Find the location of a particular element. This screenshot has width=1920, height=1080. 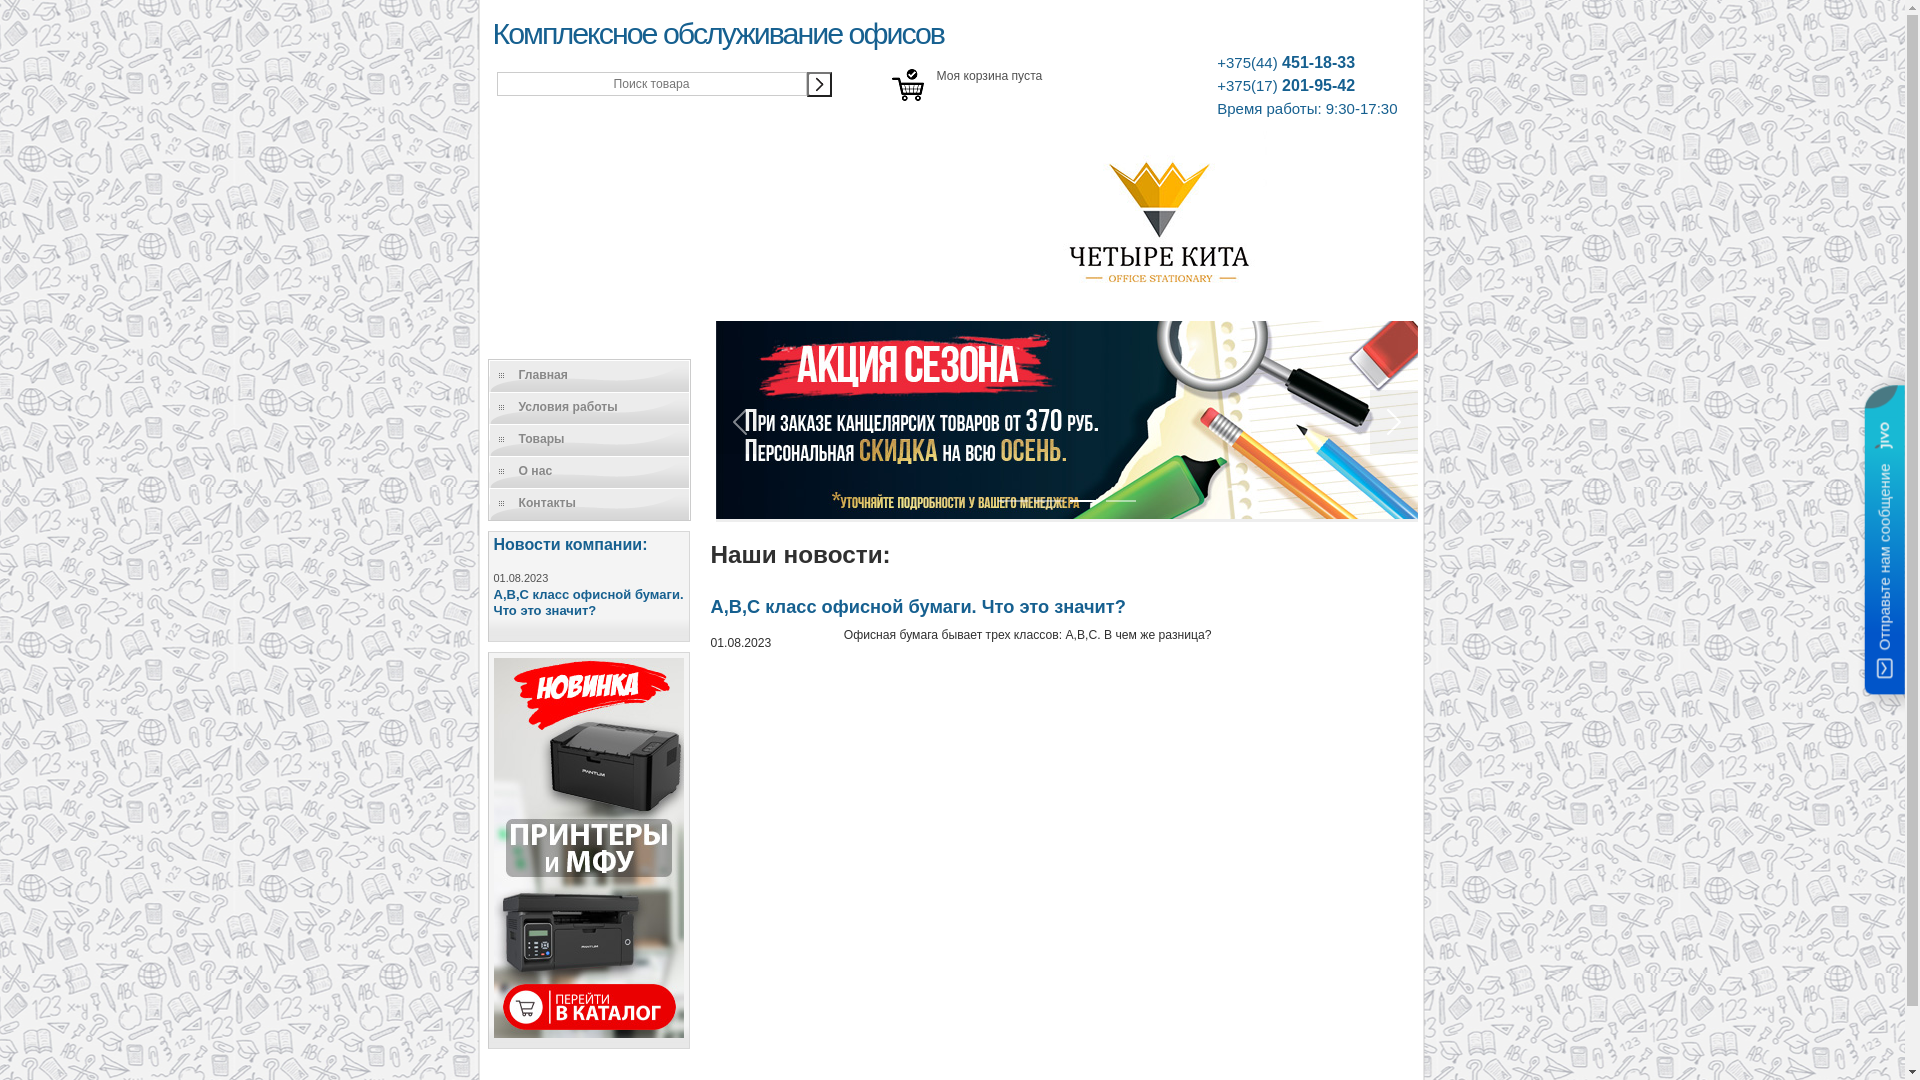

'+375(44) 451-18-33' is located at coordinates (1306, 61).